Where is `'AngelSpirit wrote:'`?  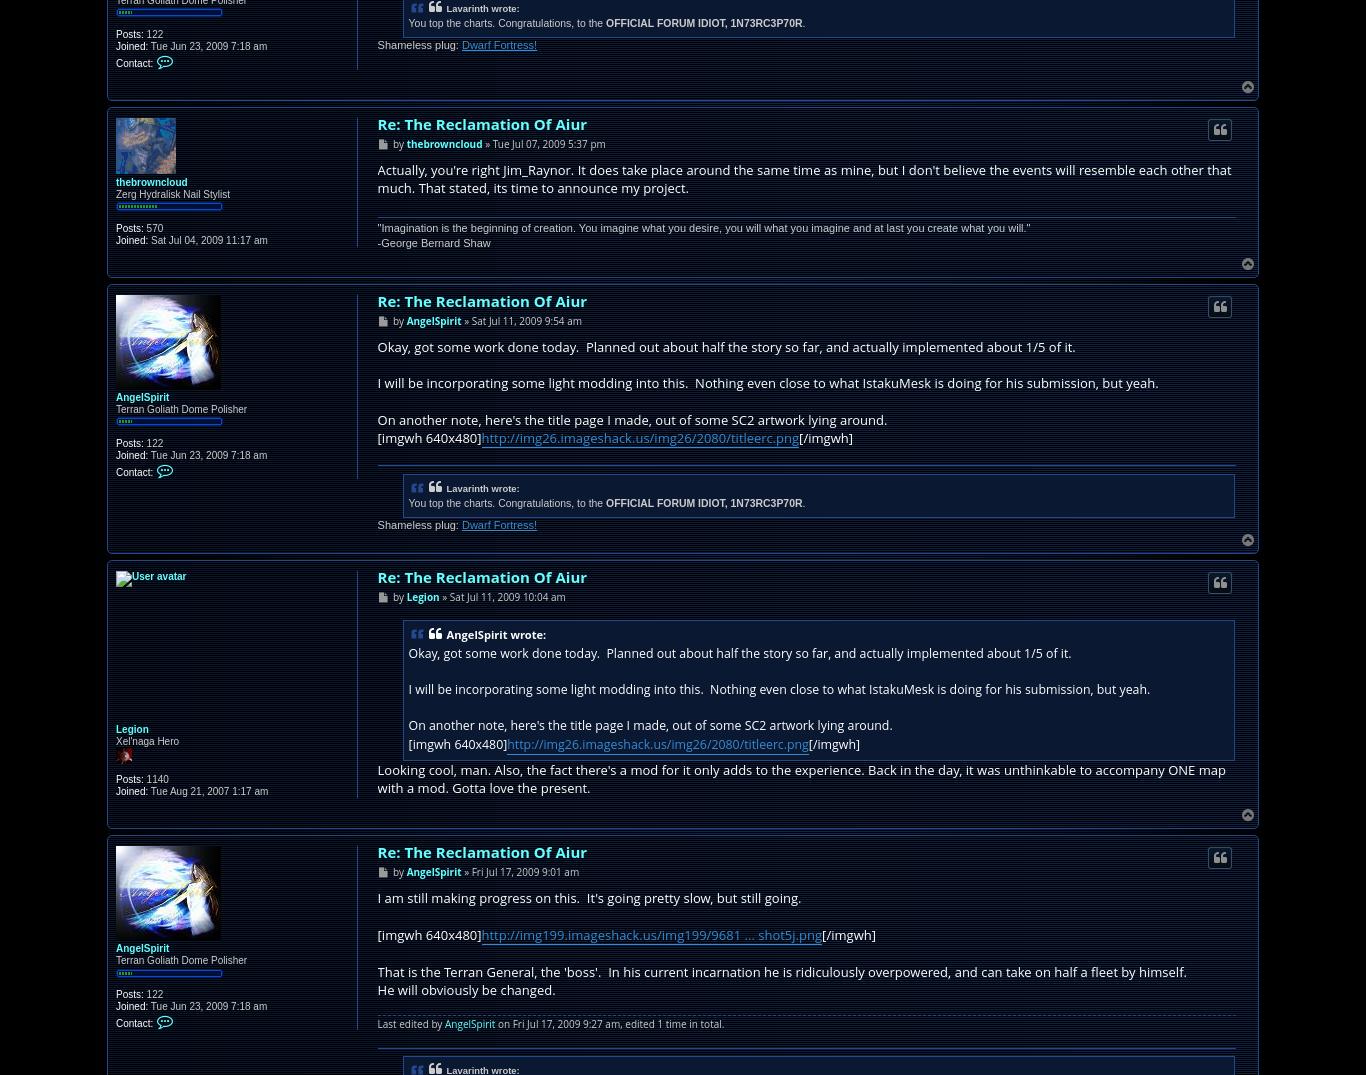 'AngelSpirit wrote:' is located at coordinates (495, 633).